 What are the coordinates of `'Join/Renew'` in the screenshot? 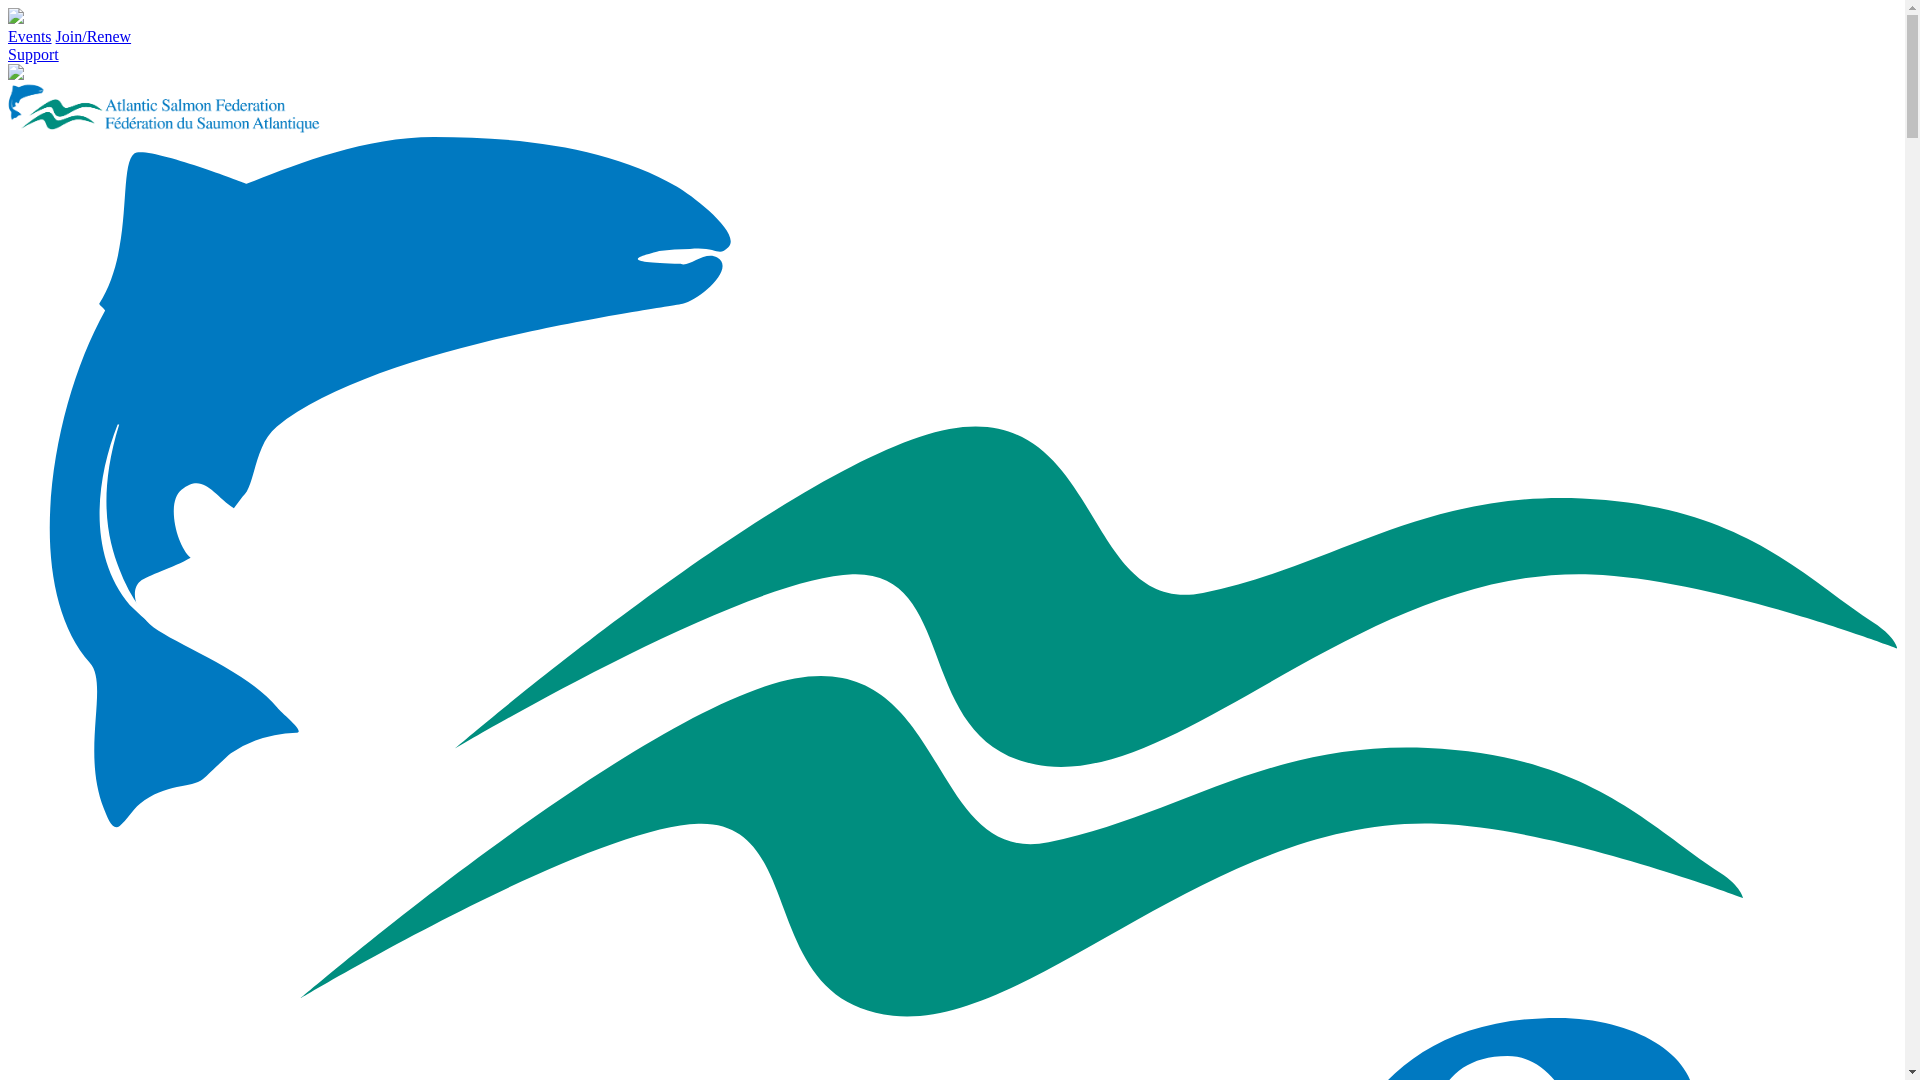 It's located at (93, 36).